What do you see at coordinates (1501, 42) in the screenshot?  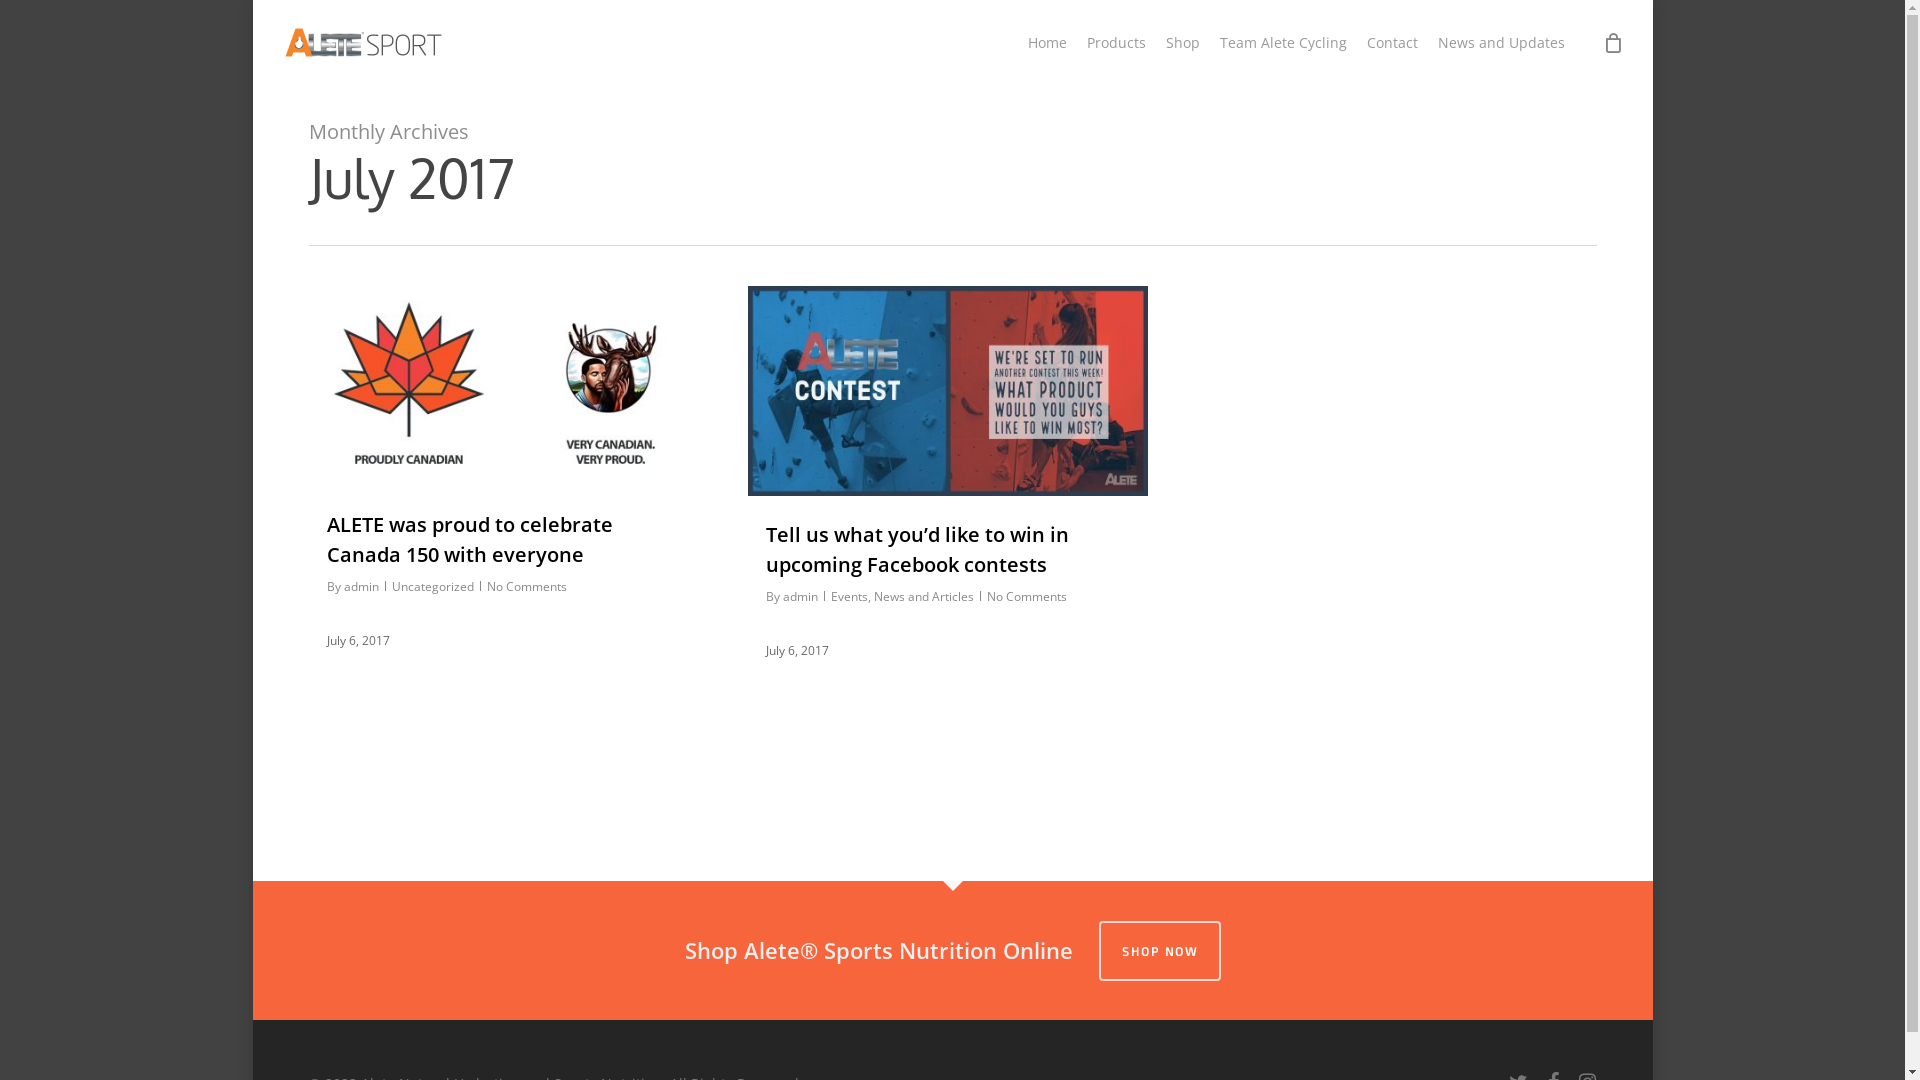 I see `'News and Updates'` at bounding box center [1501, 42].